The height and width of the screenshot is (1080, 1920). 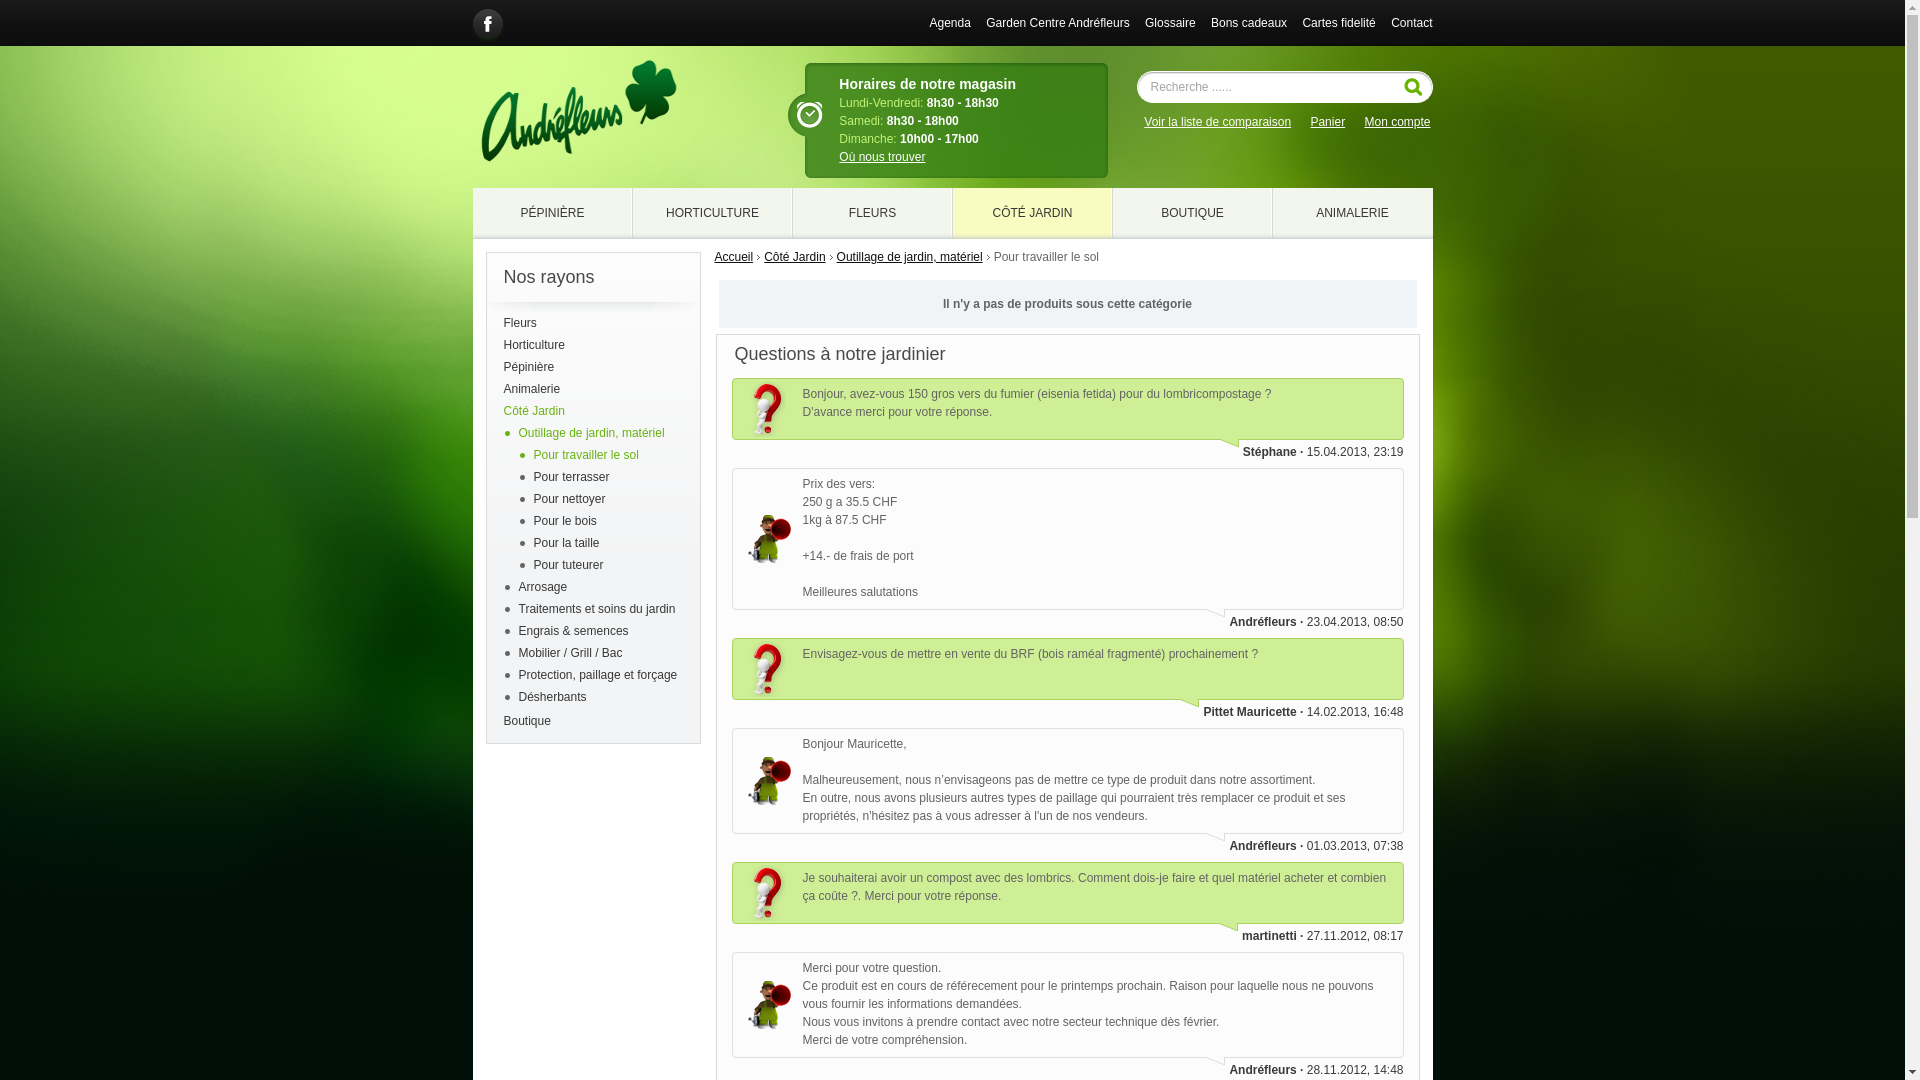 What do you see at coordinates (1209, 23) in the screenshot?
I see `'Bons cadeaux'` at bounding box center [1209, 23].